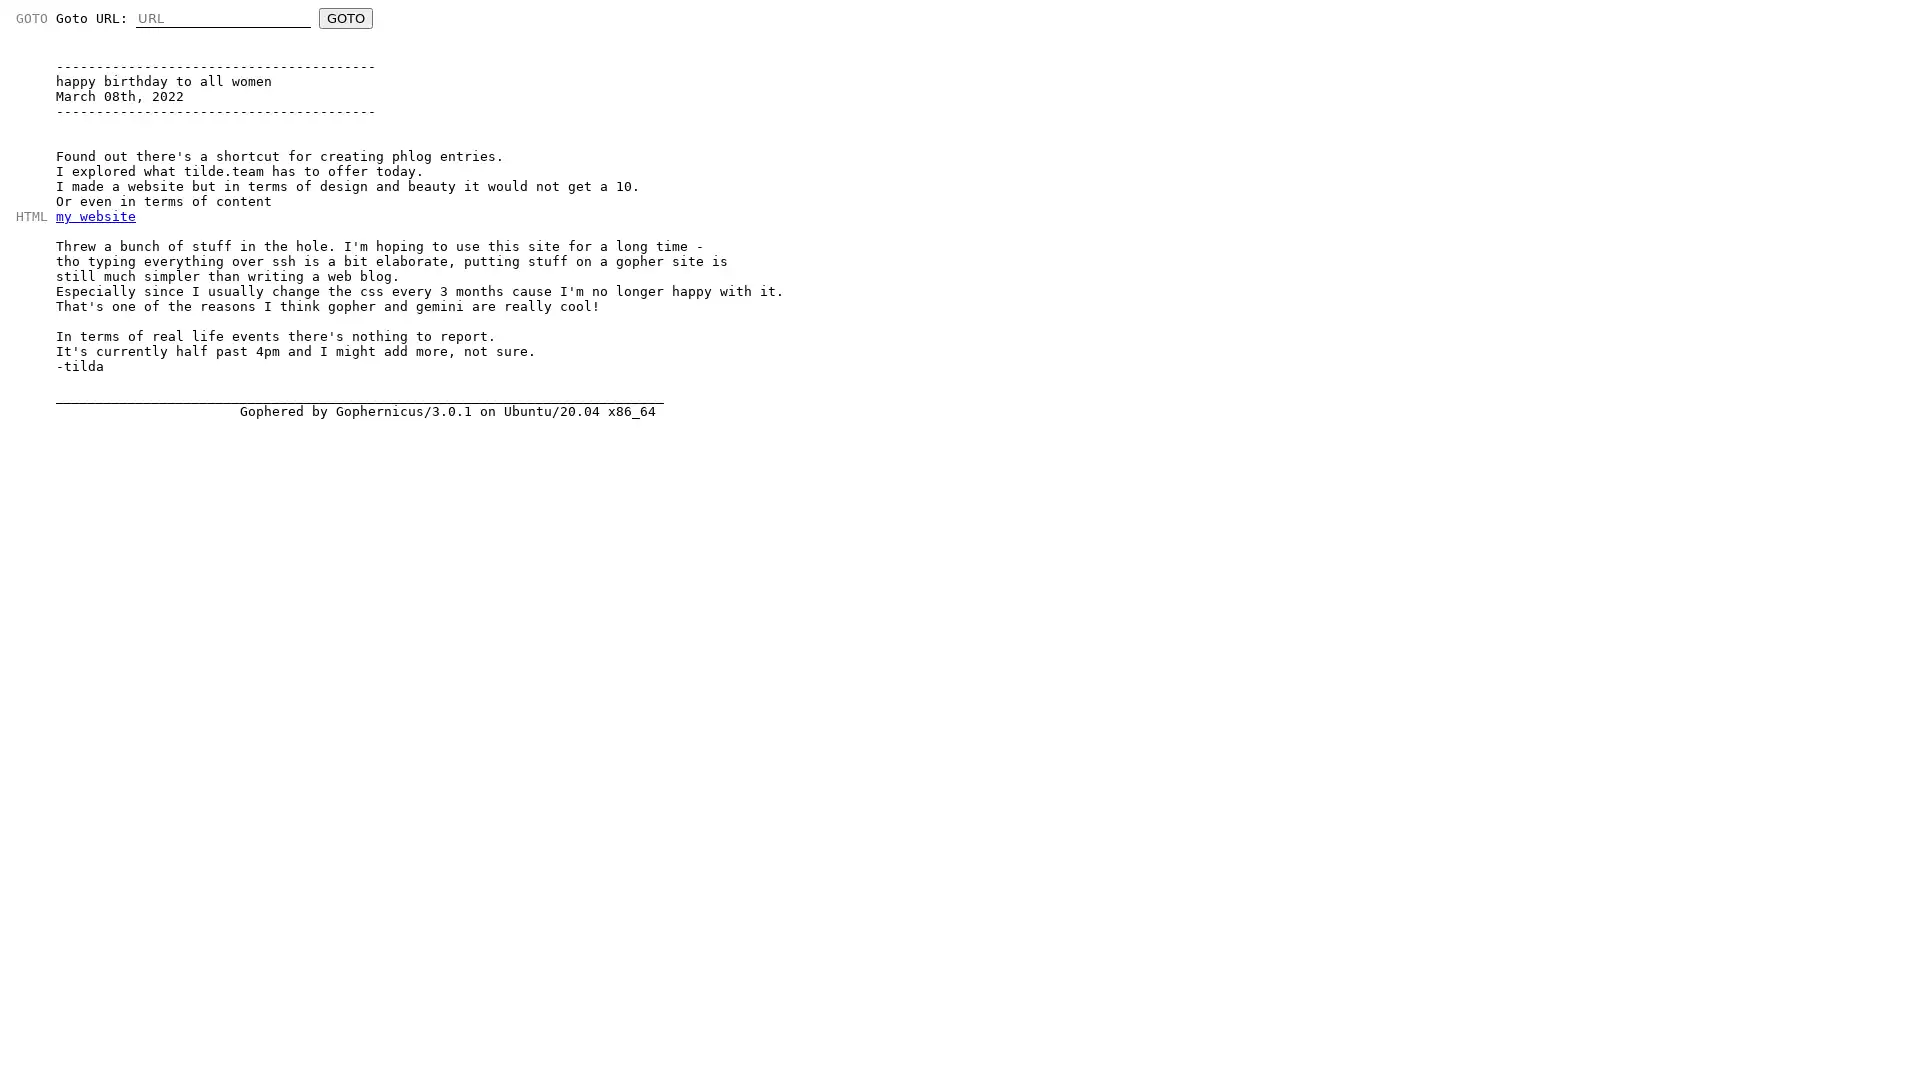 The image size is (1920, 1080). Describe the element at coordinates (345, 18) in the screenshot. I see `GOTO` at that location.